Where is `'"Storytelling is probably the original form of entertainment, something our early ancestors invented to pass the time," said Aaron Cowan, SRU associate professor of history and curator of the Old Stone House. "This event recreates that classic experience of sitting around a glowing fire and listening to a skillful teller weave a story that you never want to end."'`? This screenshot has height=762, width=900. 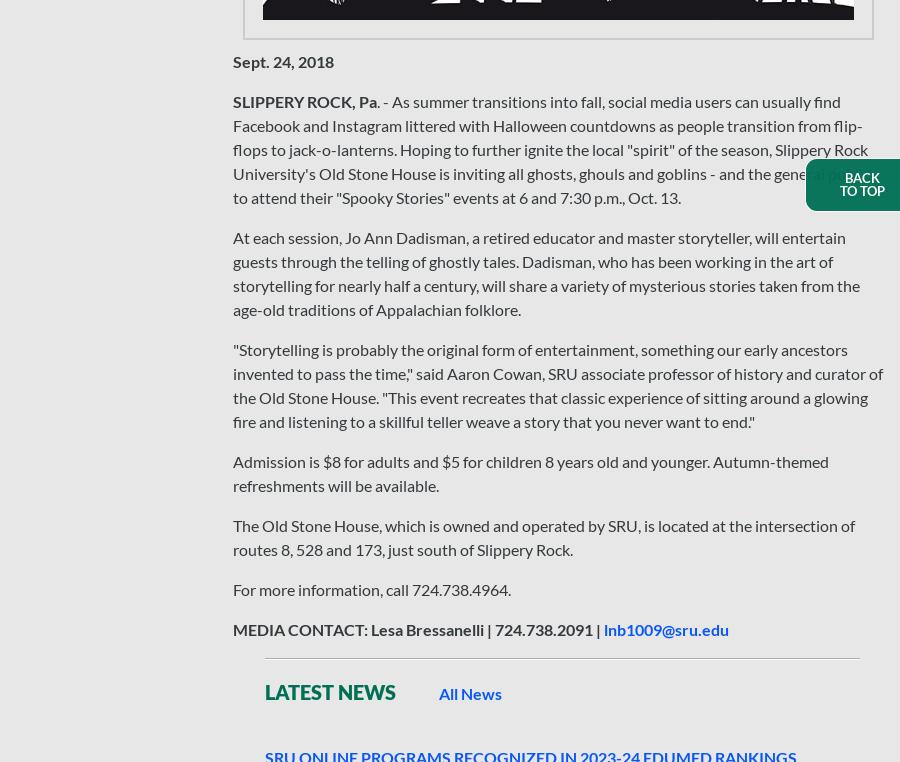 '"Storytelling is probably the original form of entertainment, something our early ancestors invented to pass the time," said Aaron Cowan, SRU associate professor of history and curator of the Old Stone House. "This event recreates that classic experience of sitting around a glowing fire and listening to a skillful teller weave a story that you never want to end."' is located at coordinates (557, 384).